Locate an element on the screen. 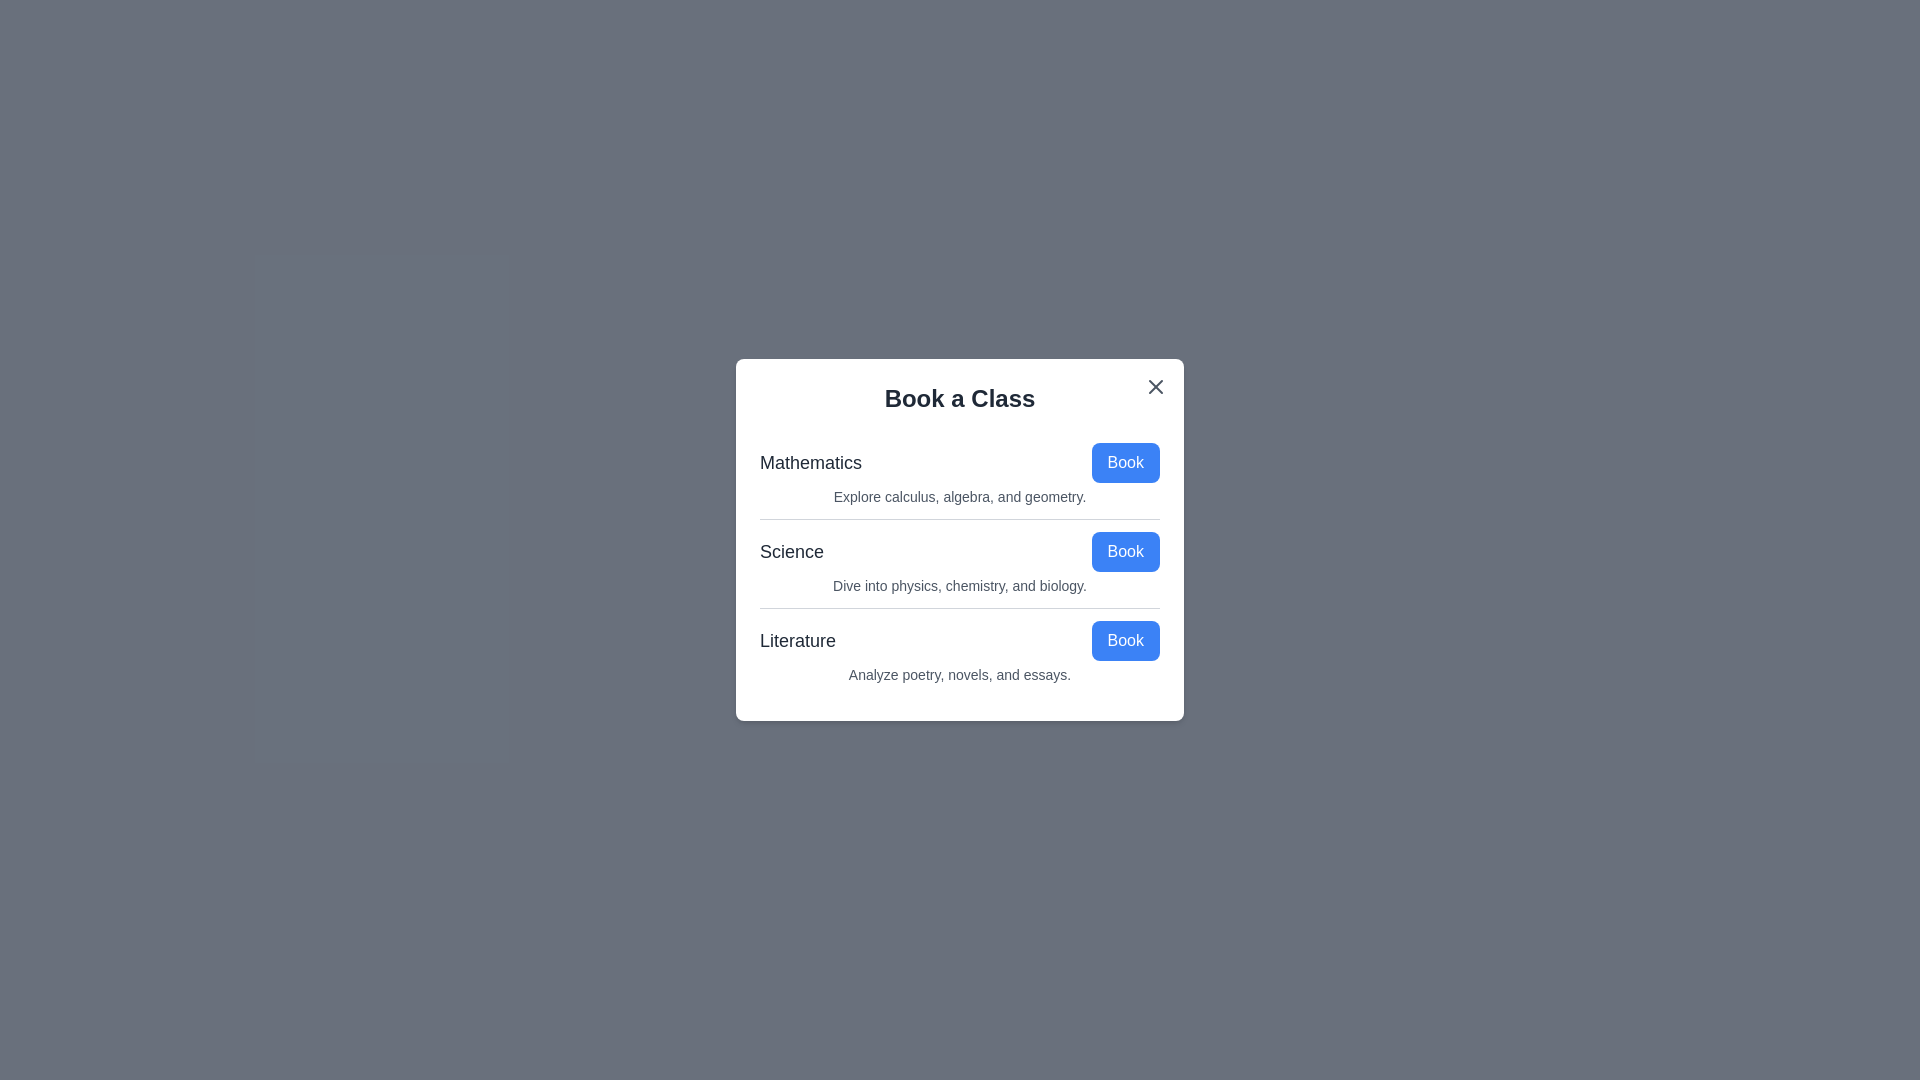 The width and height of the screenshot is (1920, 1080). the 'Book' button for the topic Science is located at coordinates (1125, 551).